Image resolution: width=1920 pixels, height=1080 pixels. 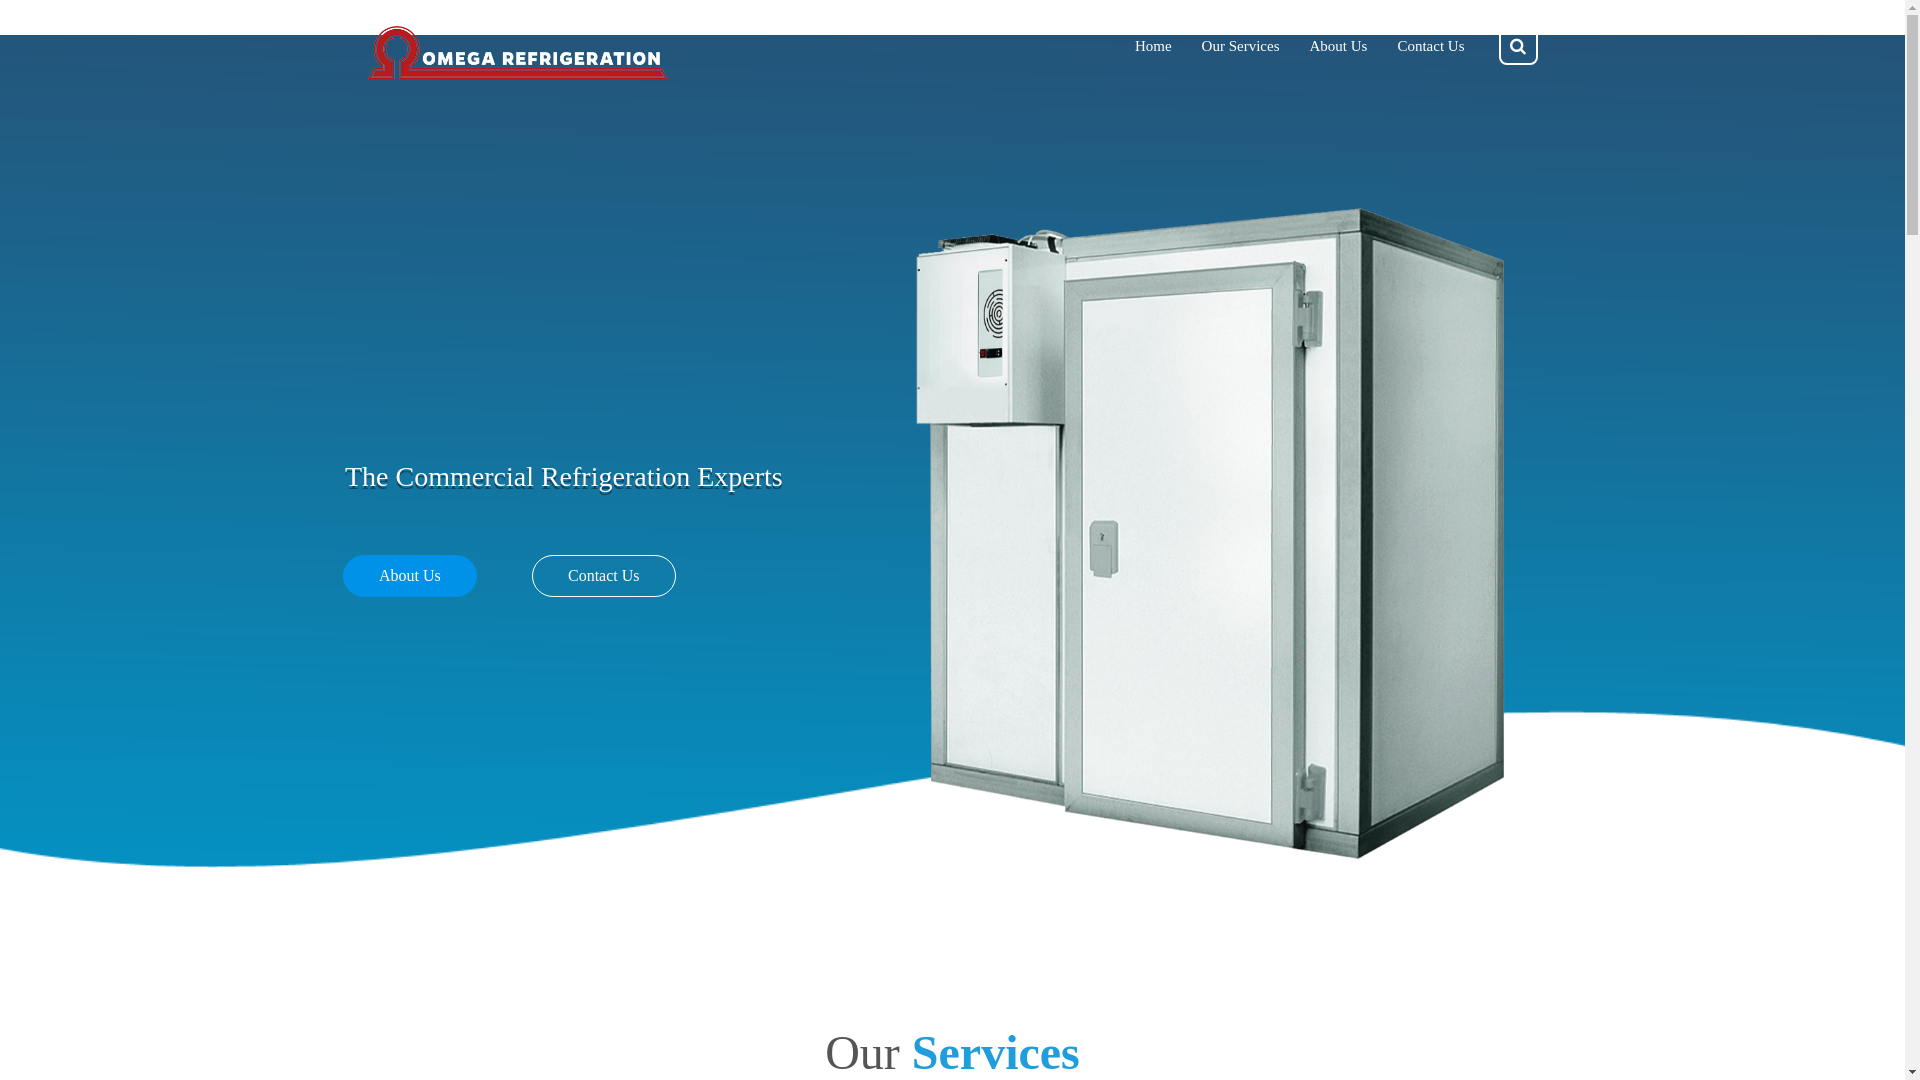 What do you see at coordinates (1240, 45) in the screenshot?
I see `'Our Services'` at bounding box center [1240, 45].